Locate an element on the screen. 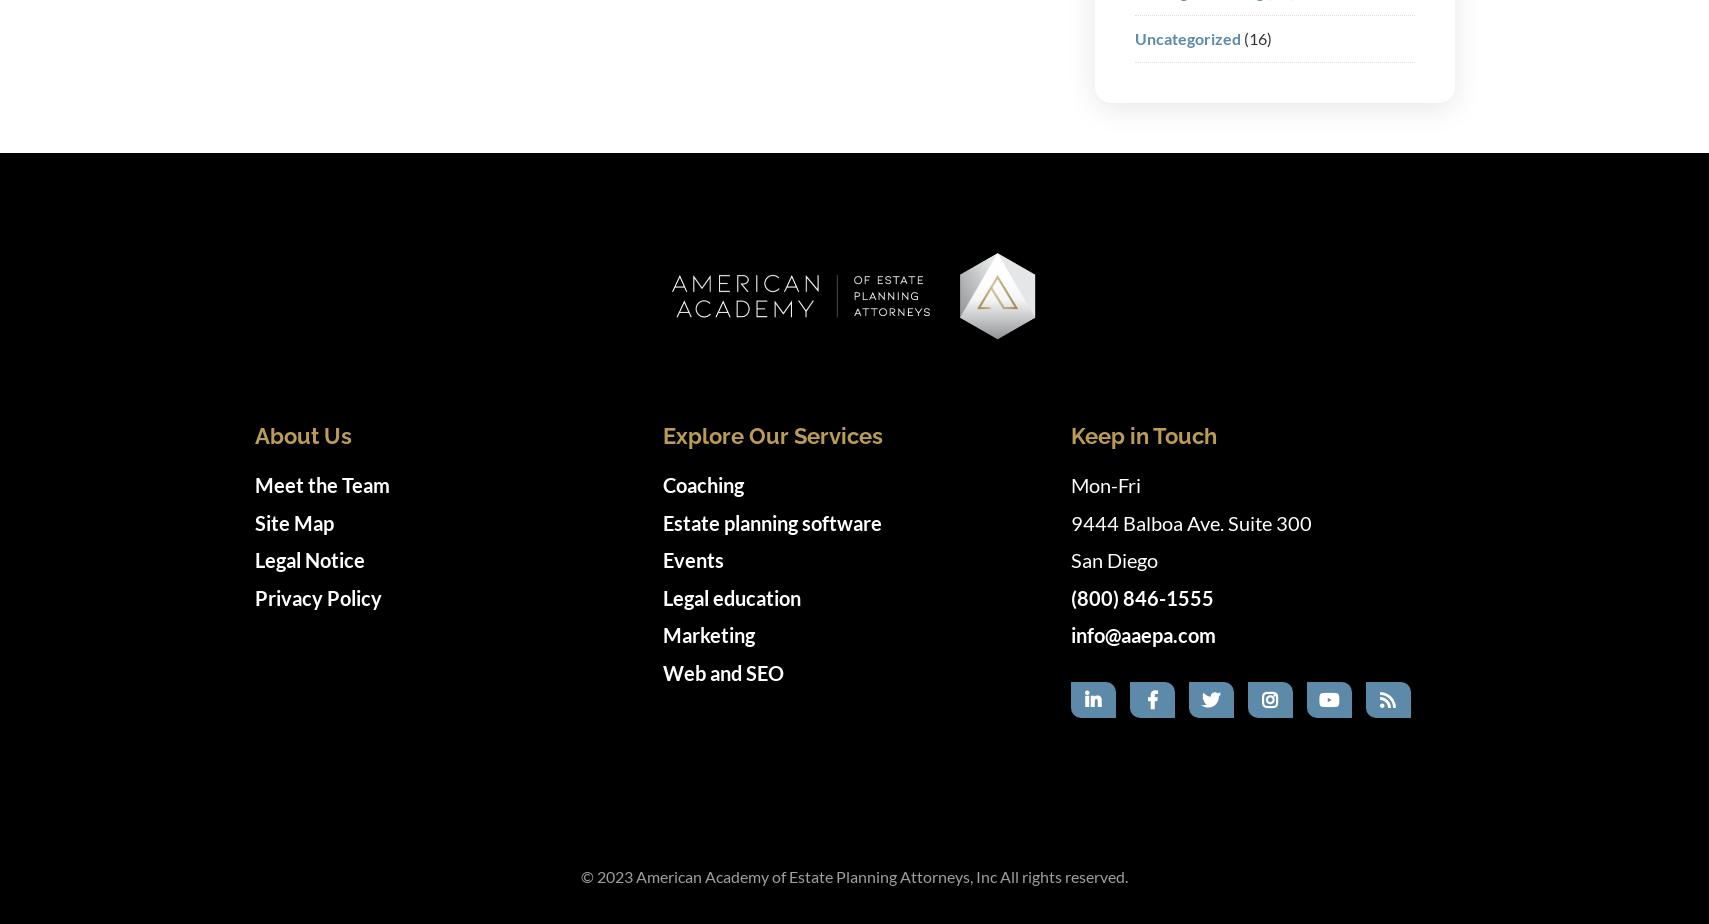  'Keep in Touch' is located at coordinates (1142, 435).